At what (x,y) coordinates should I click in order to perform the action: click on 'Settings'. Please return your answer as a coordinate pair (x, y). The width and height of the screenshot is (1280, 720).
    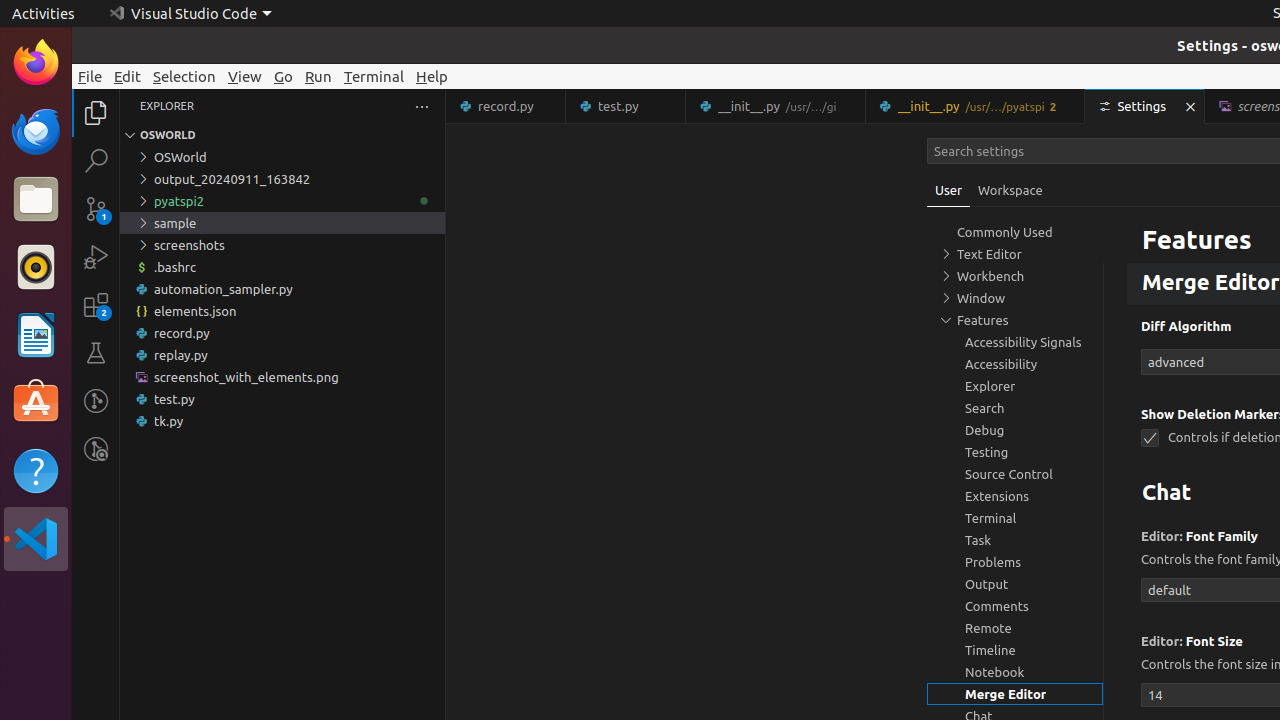
    Looking at the image, I should click on (1145, 106).